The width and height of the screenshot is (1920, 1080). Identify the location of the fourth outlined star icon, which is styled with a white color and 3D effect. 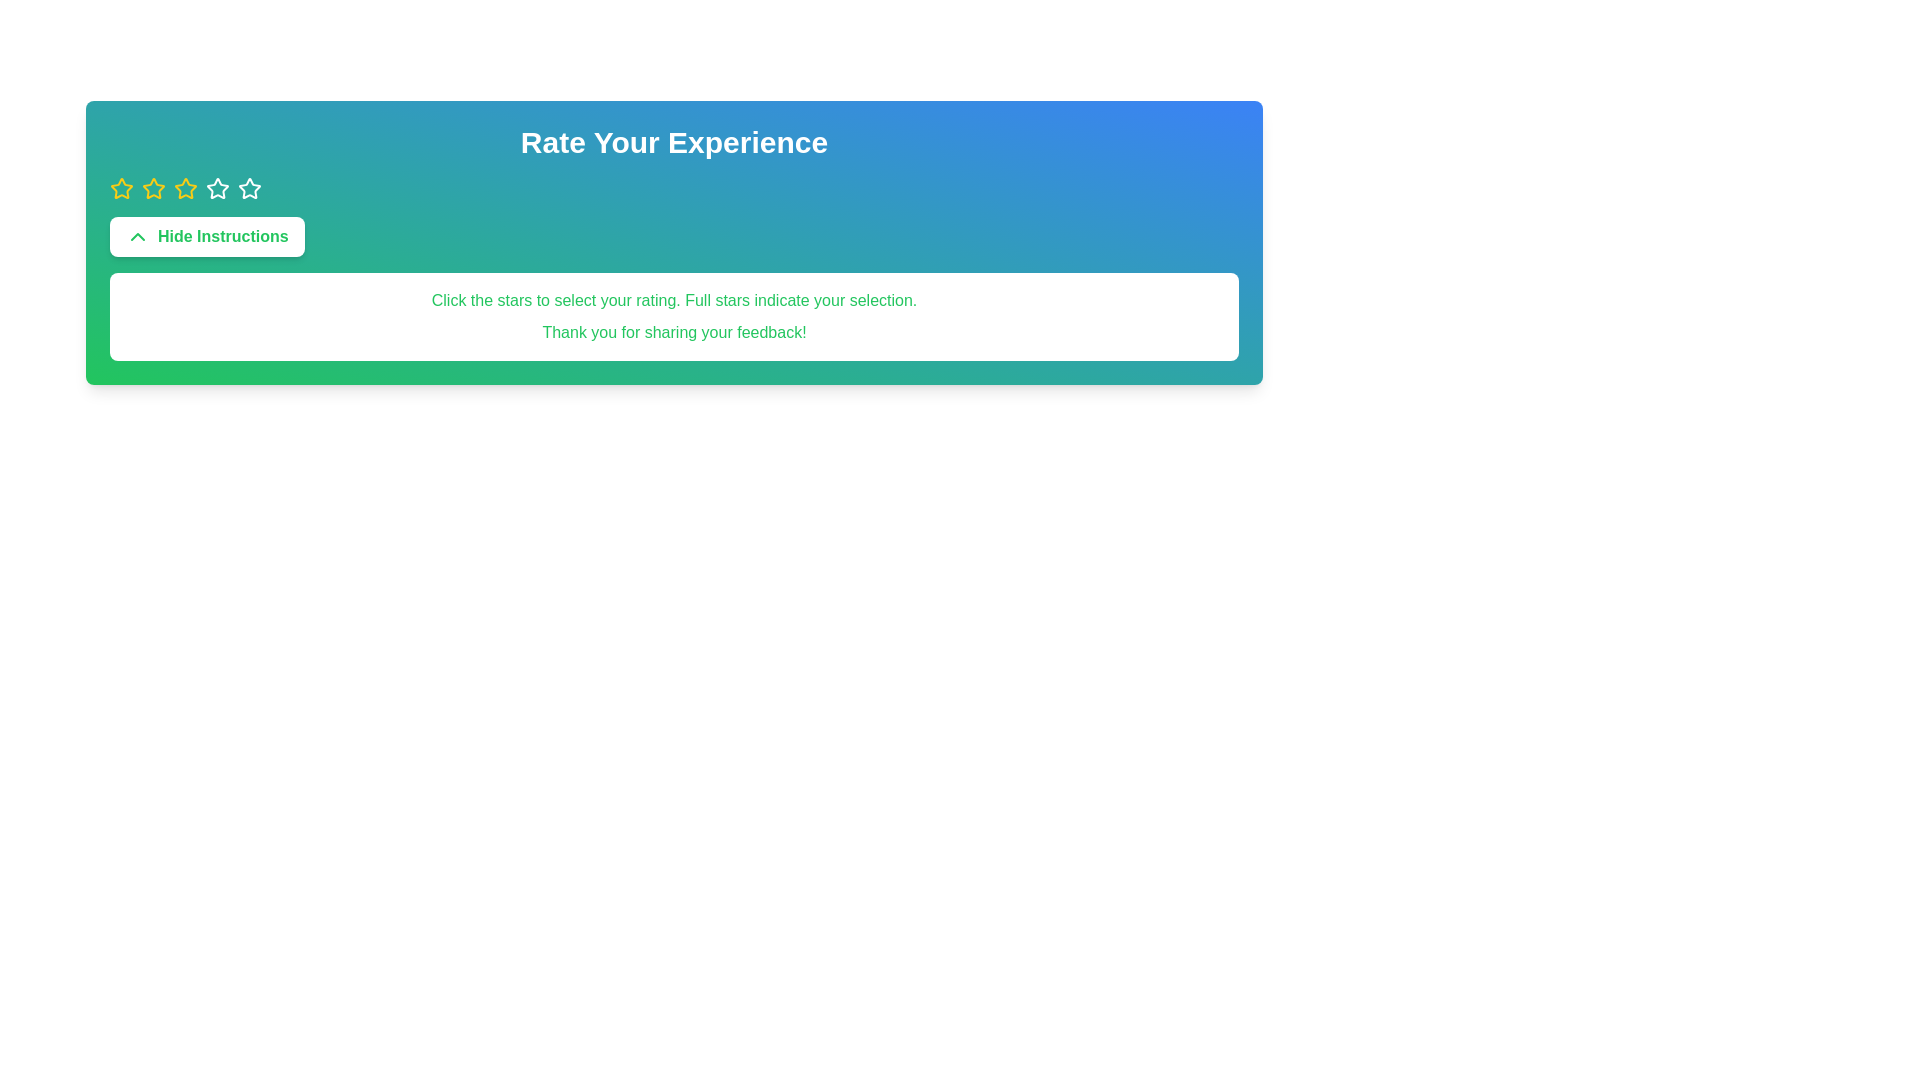
(217, 189).